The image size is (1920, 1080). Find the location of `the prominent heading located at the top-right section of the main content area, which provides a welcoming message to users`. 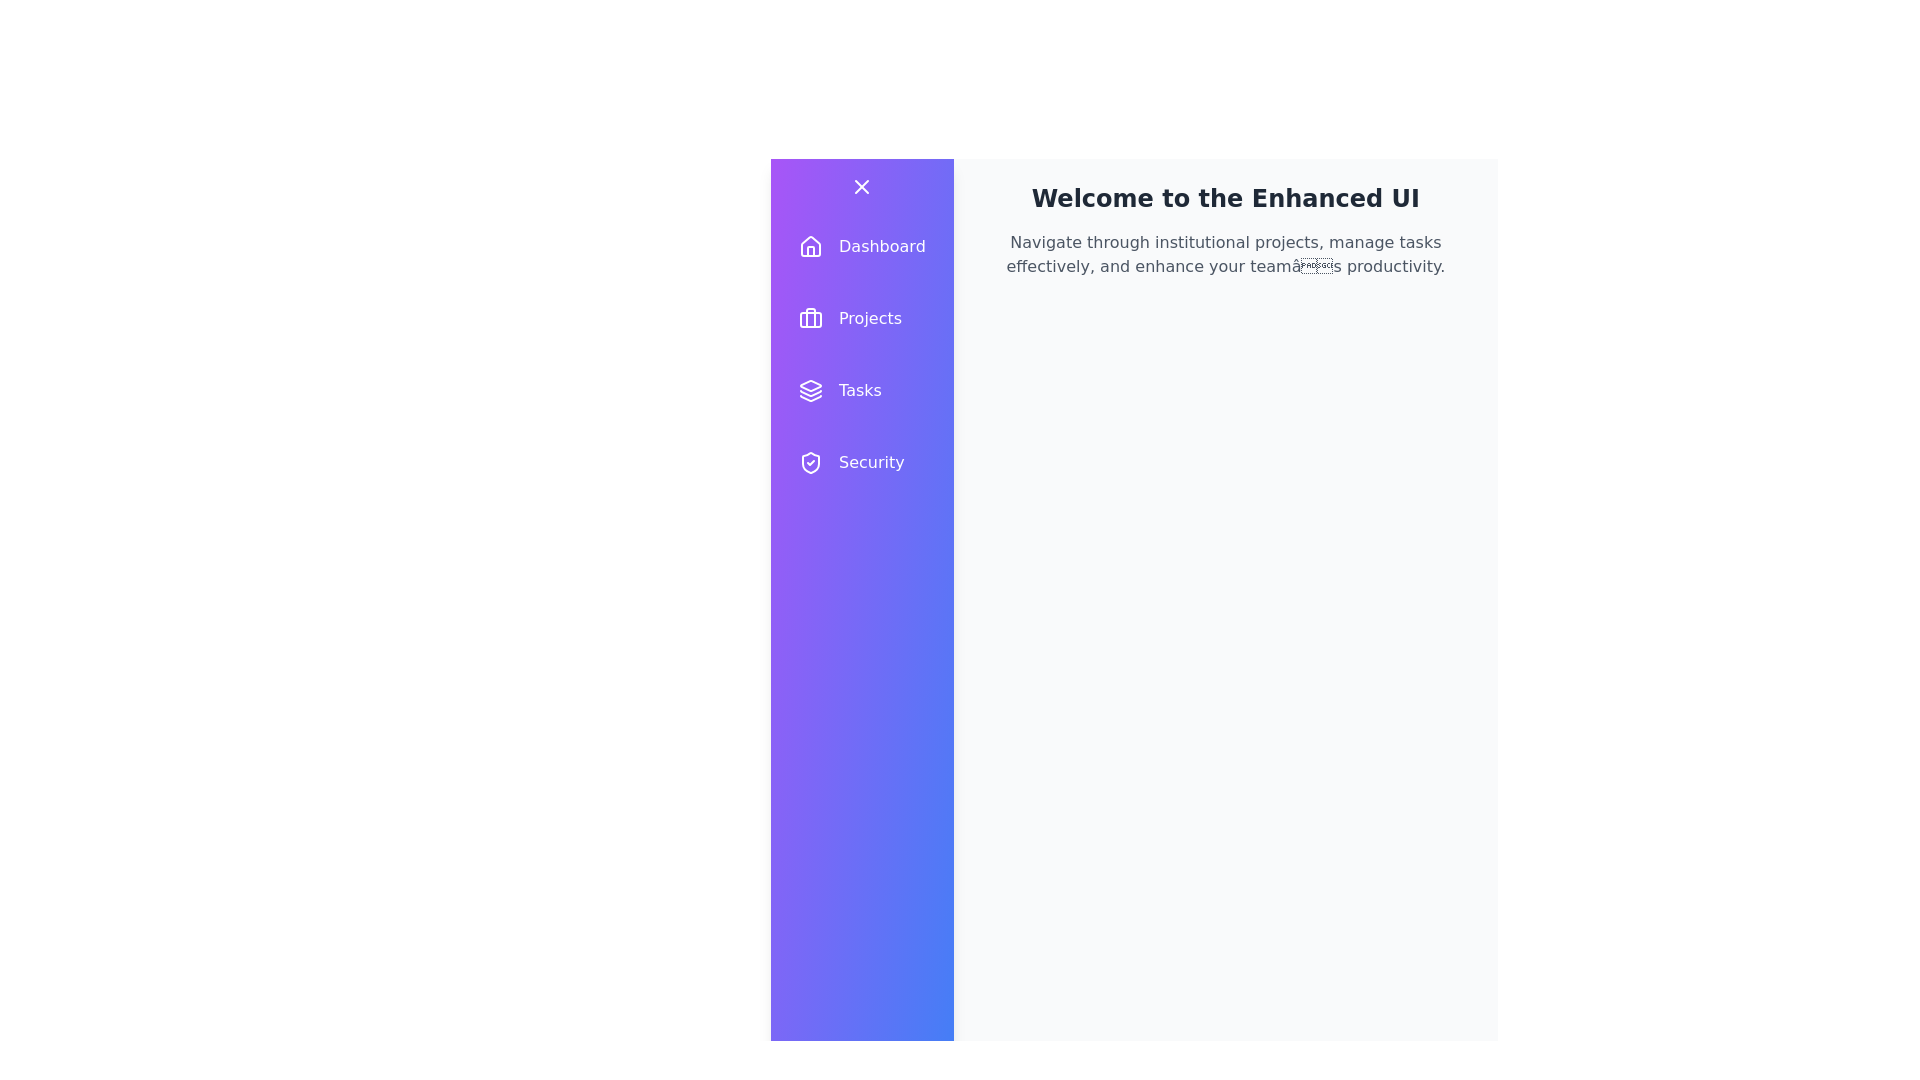

the prominent heading located at the top-right section of the main content area, which provides a welcoming message to users is located at coordinates (1224, 199).